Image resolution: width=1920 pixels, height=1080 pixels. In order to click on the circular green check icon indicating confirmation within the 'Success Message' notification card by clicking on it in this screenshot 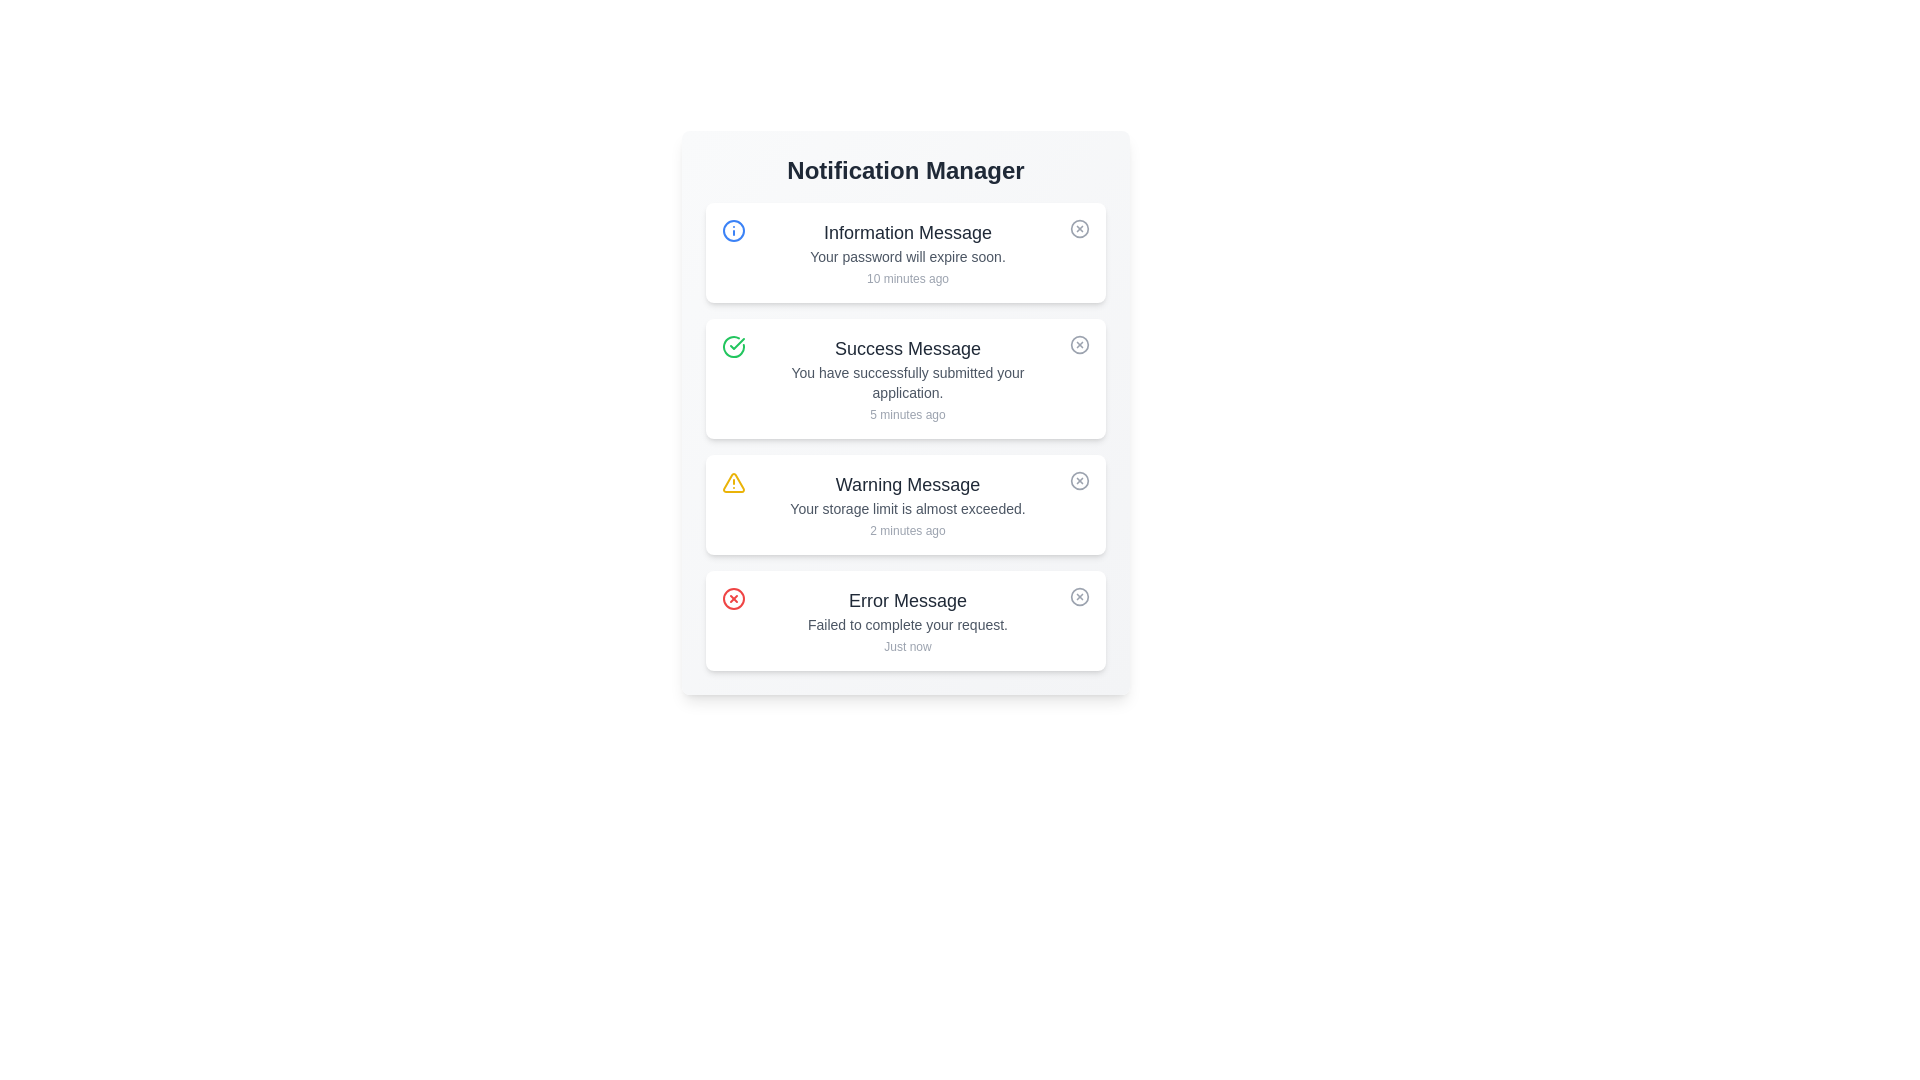, I will do `click(733, 346)`.